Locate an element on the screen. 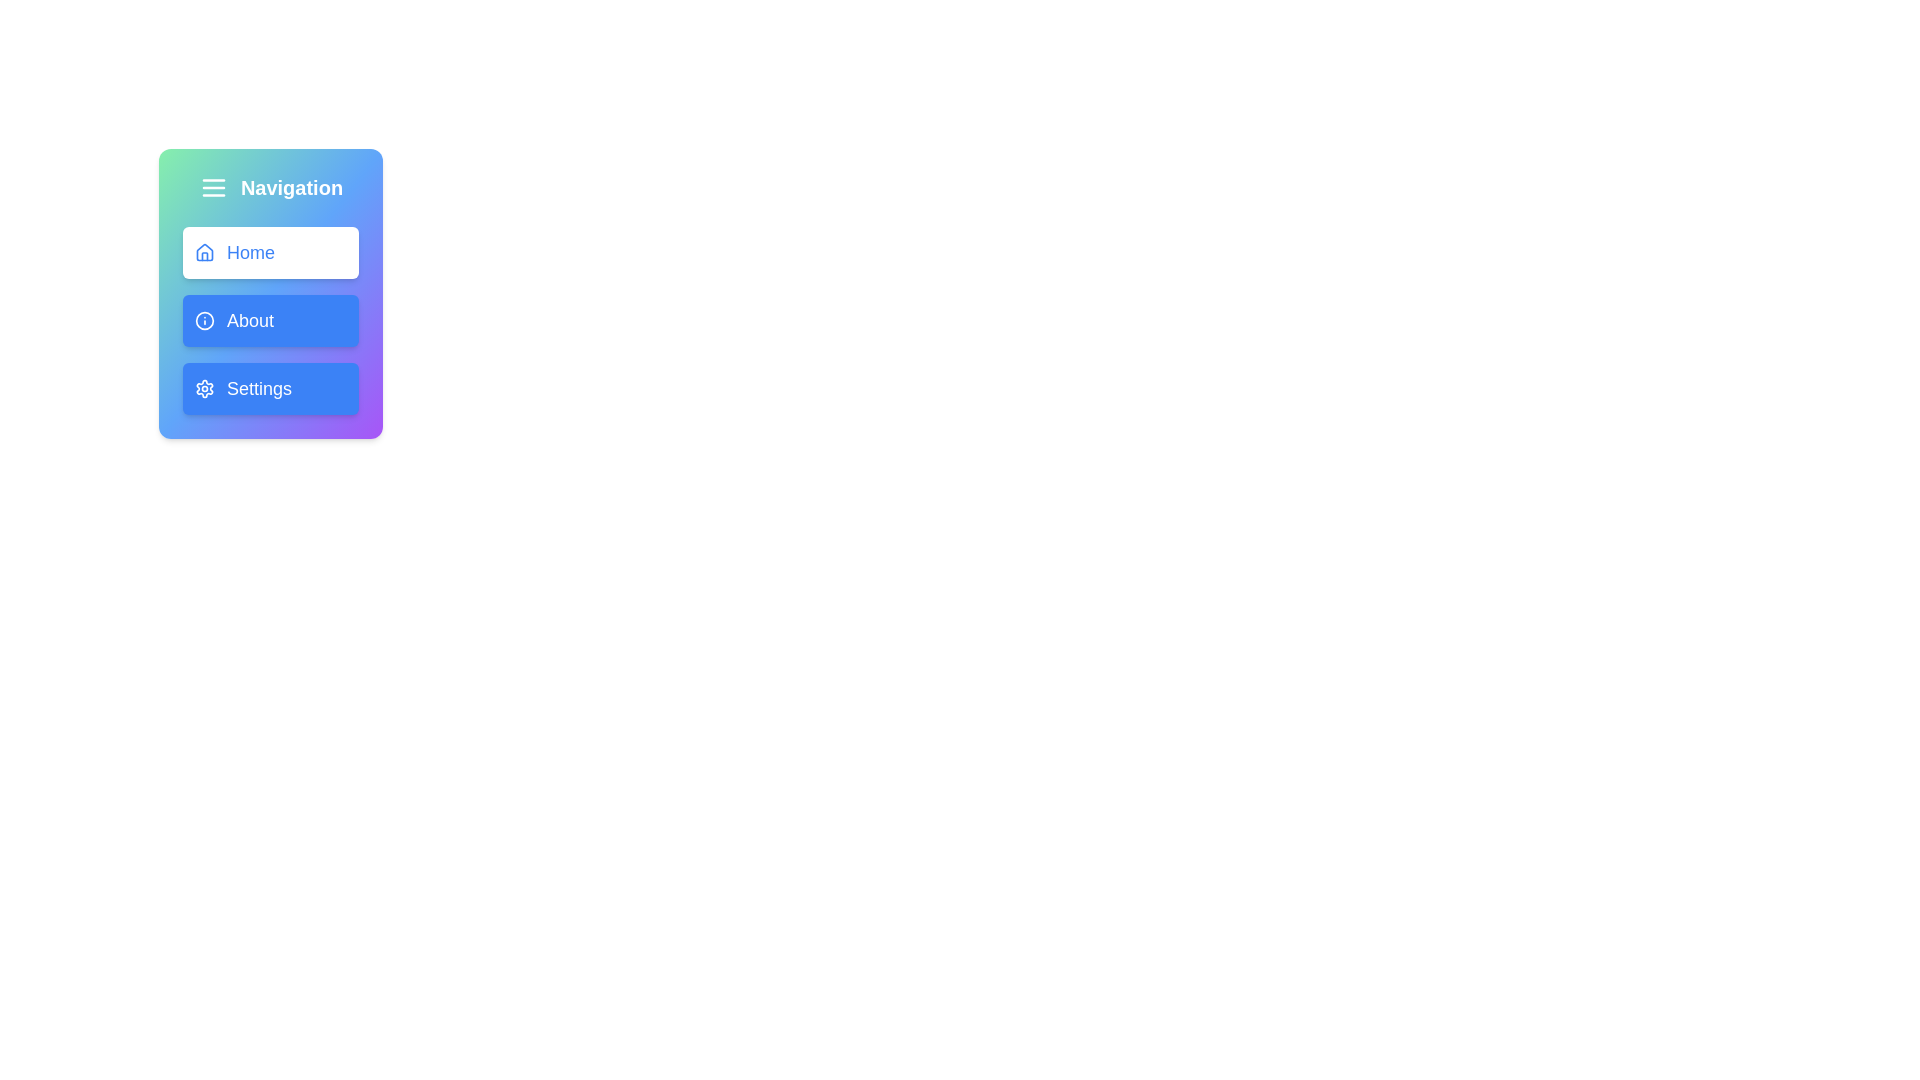 This screenshot has width=1920, height=1080. the house icon in the navigation menu is located at coordinates (205, 252).